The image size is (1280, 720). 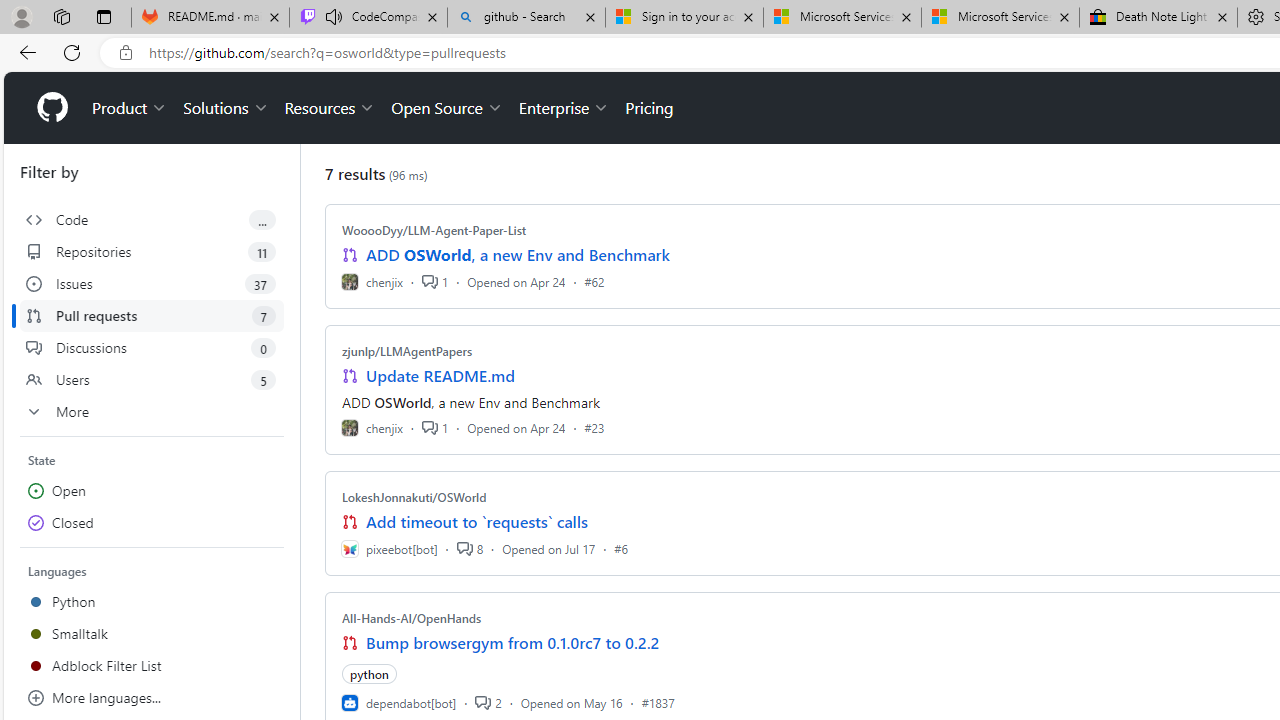 I want to click on 'Solutions', so click(x=225, y=108).